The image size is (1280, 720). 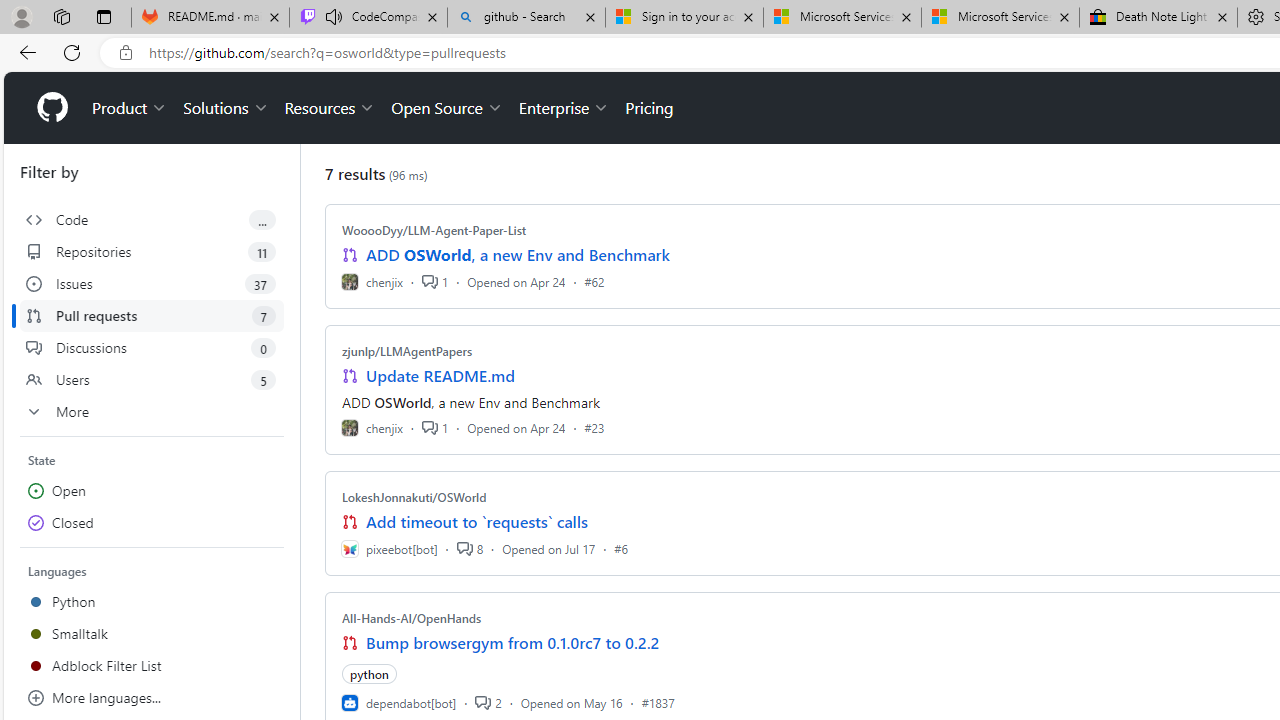 I want to click on 'Solutions', so click(x=225, y=108).